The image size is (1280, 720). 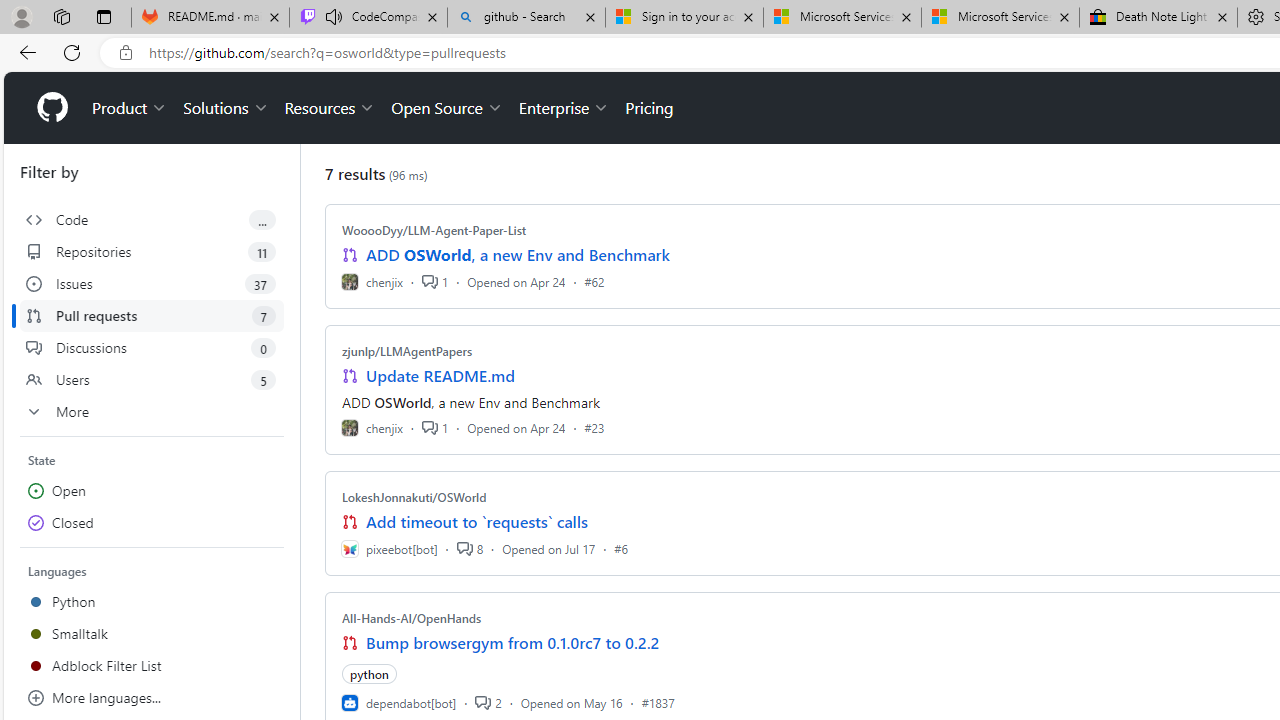 I want to click on 'Solutions', so click(x=225, y=108).